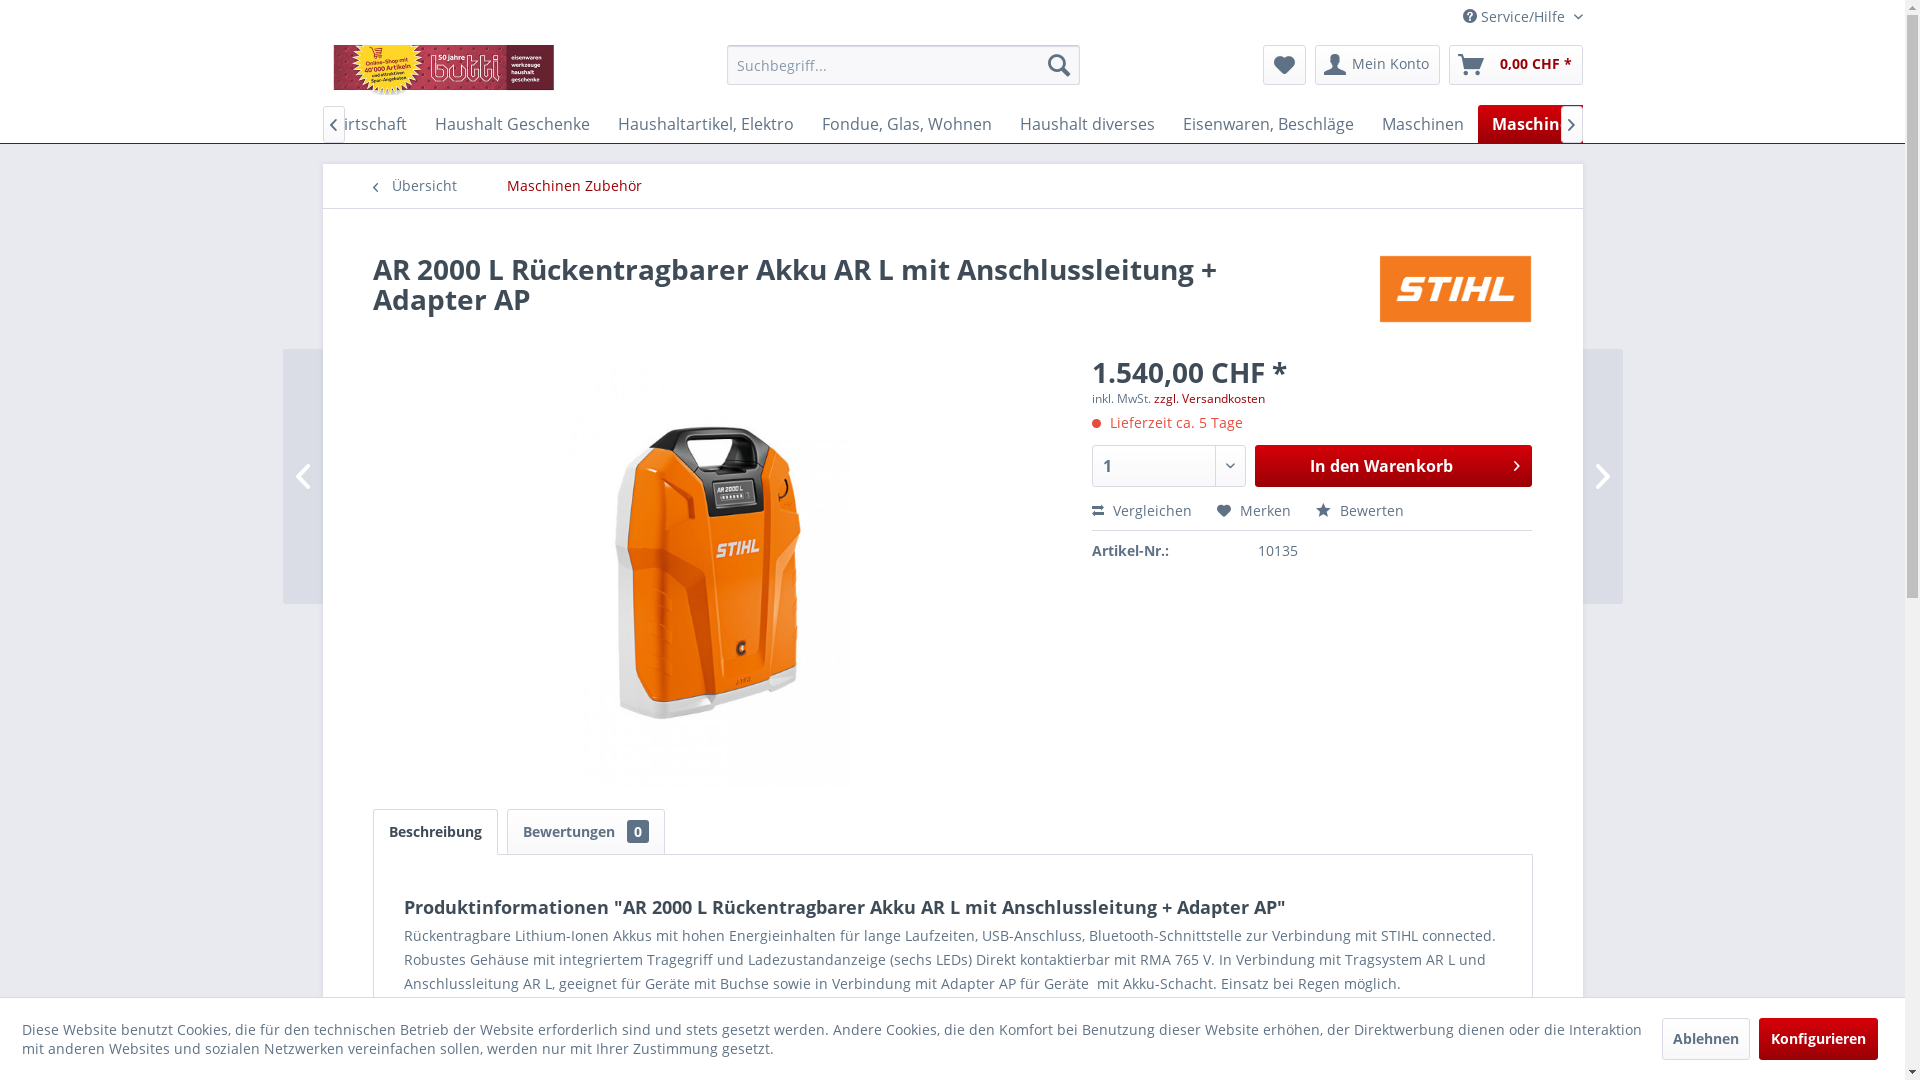 The width and height of the screenshot is (1920, 1080). What do you see at coordinates (433, 832) in the screenshot?
I see `'Beschreibung'` at bounding box center [433, 832].